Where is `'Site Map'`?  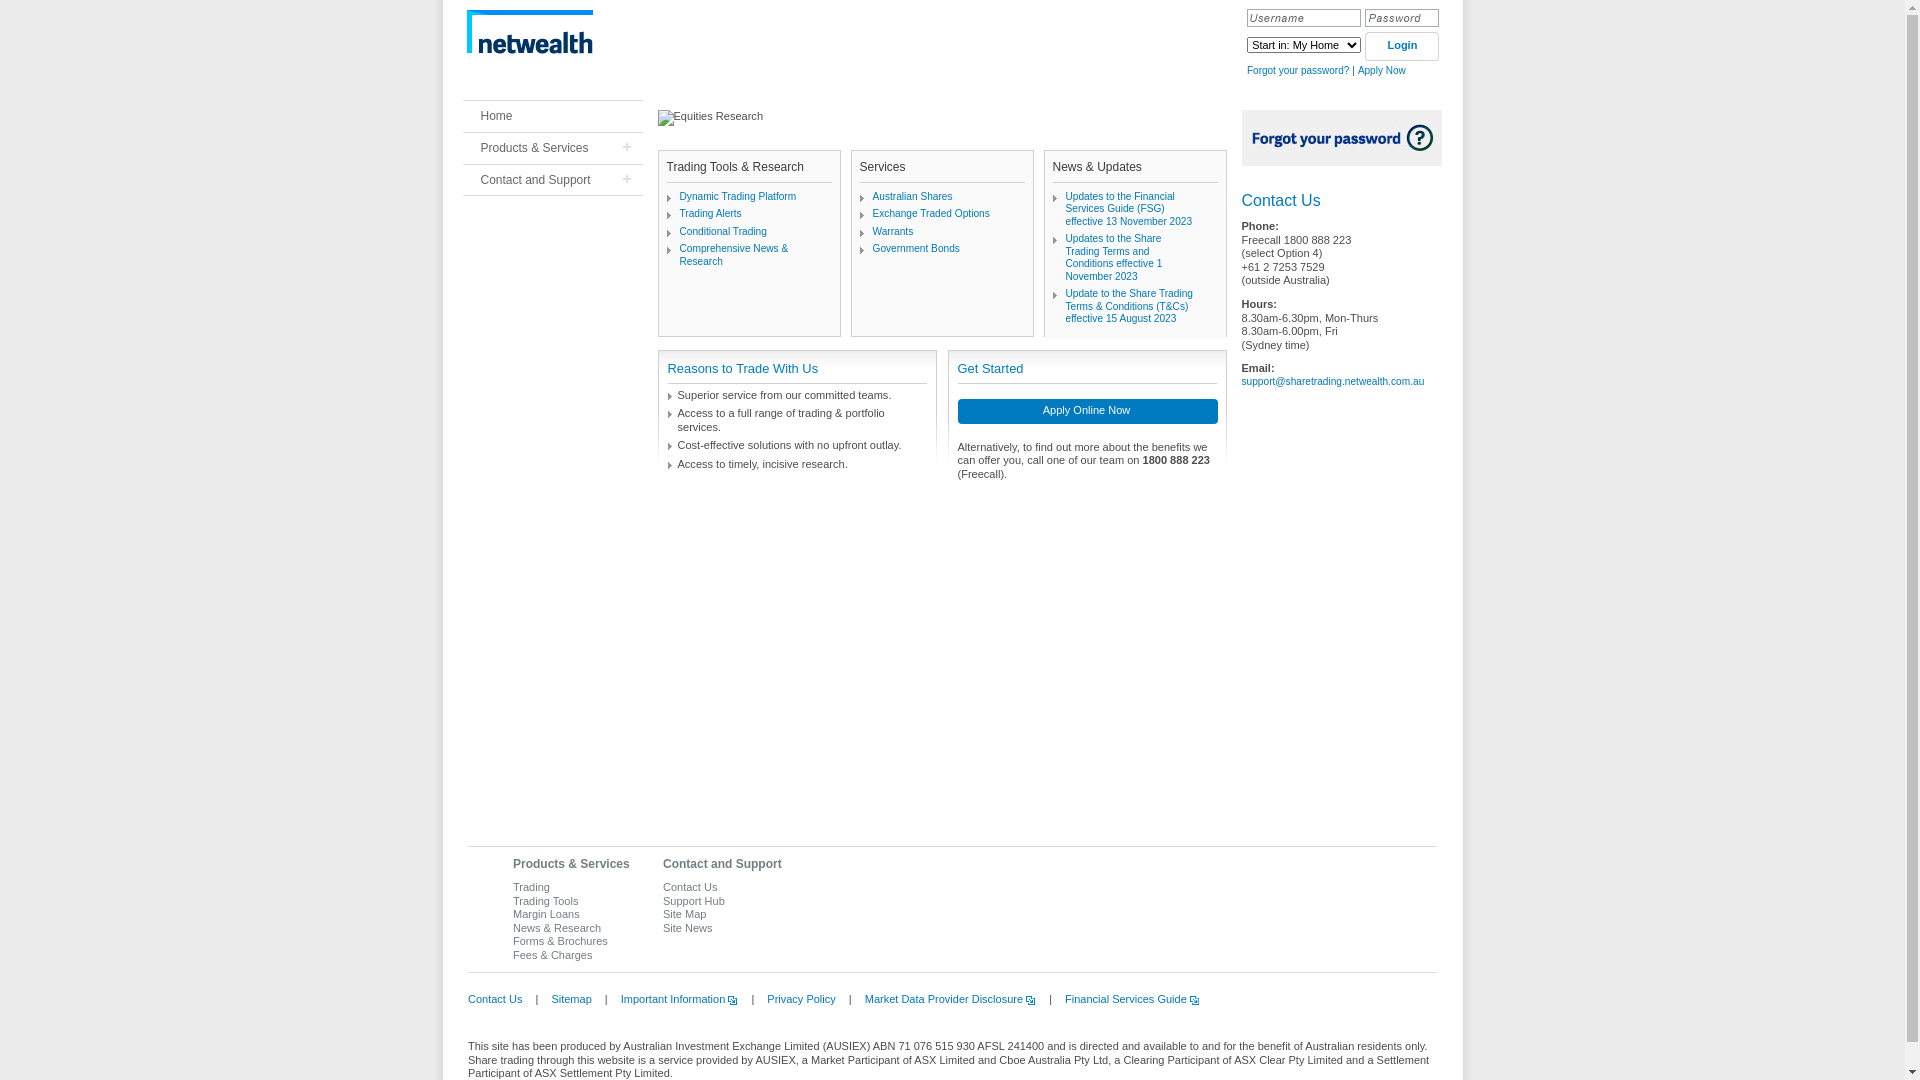 'Site Map' is located at coordinates (662, 914).